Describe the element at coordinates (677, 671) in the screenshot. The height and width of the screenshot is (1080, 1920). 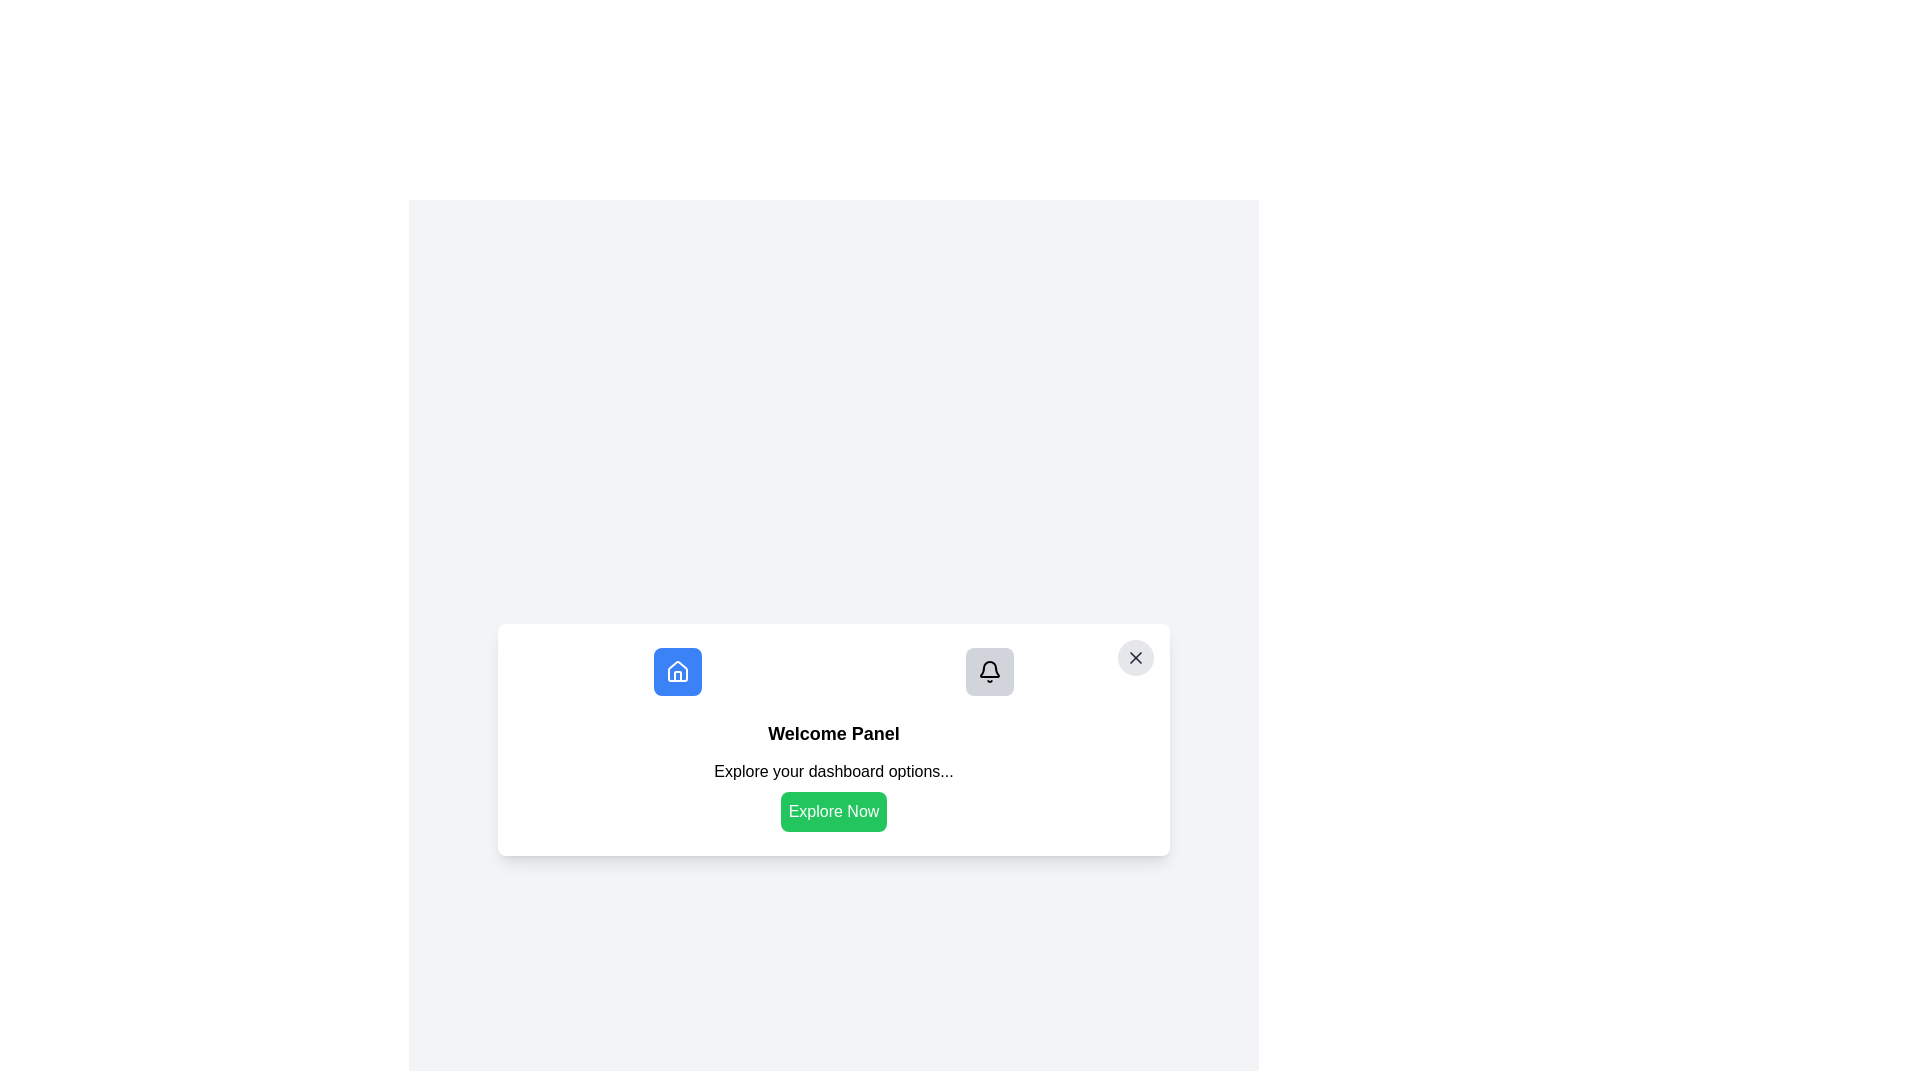
I see `the clickable button with an embedded house icon, which serves as a navigational shortcut to the home page` at that location.